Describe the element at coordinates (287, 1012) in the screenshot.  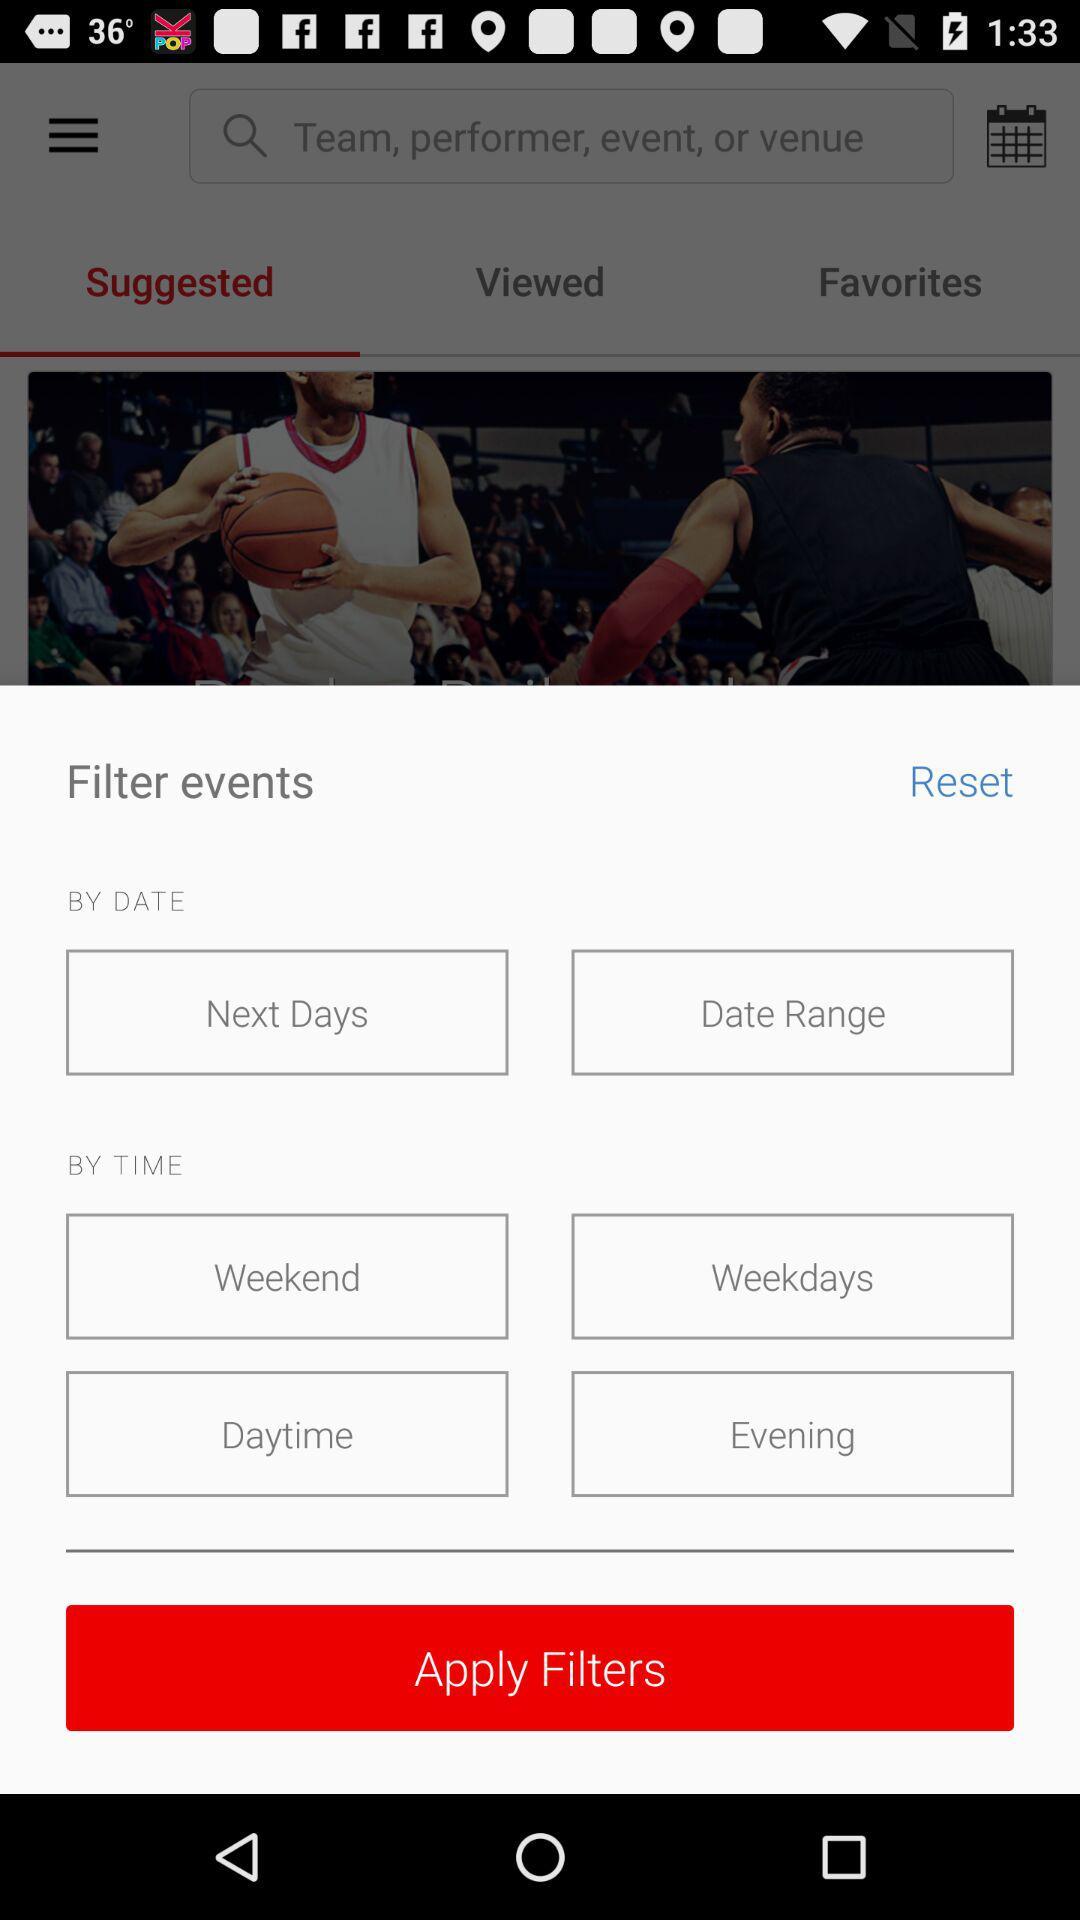
I see `the next days icon` at that location.